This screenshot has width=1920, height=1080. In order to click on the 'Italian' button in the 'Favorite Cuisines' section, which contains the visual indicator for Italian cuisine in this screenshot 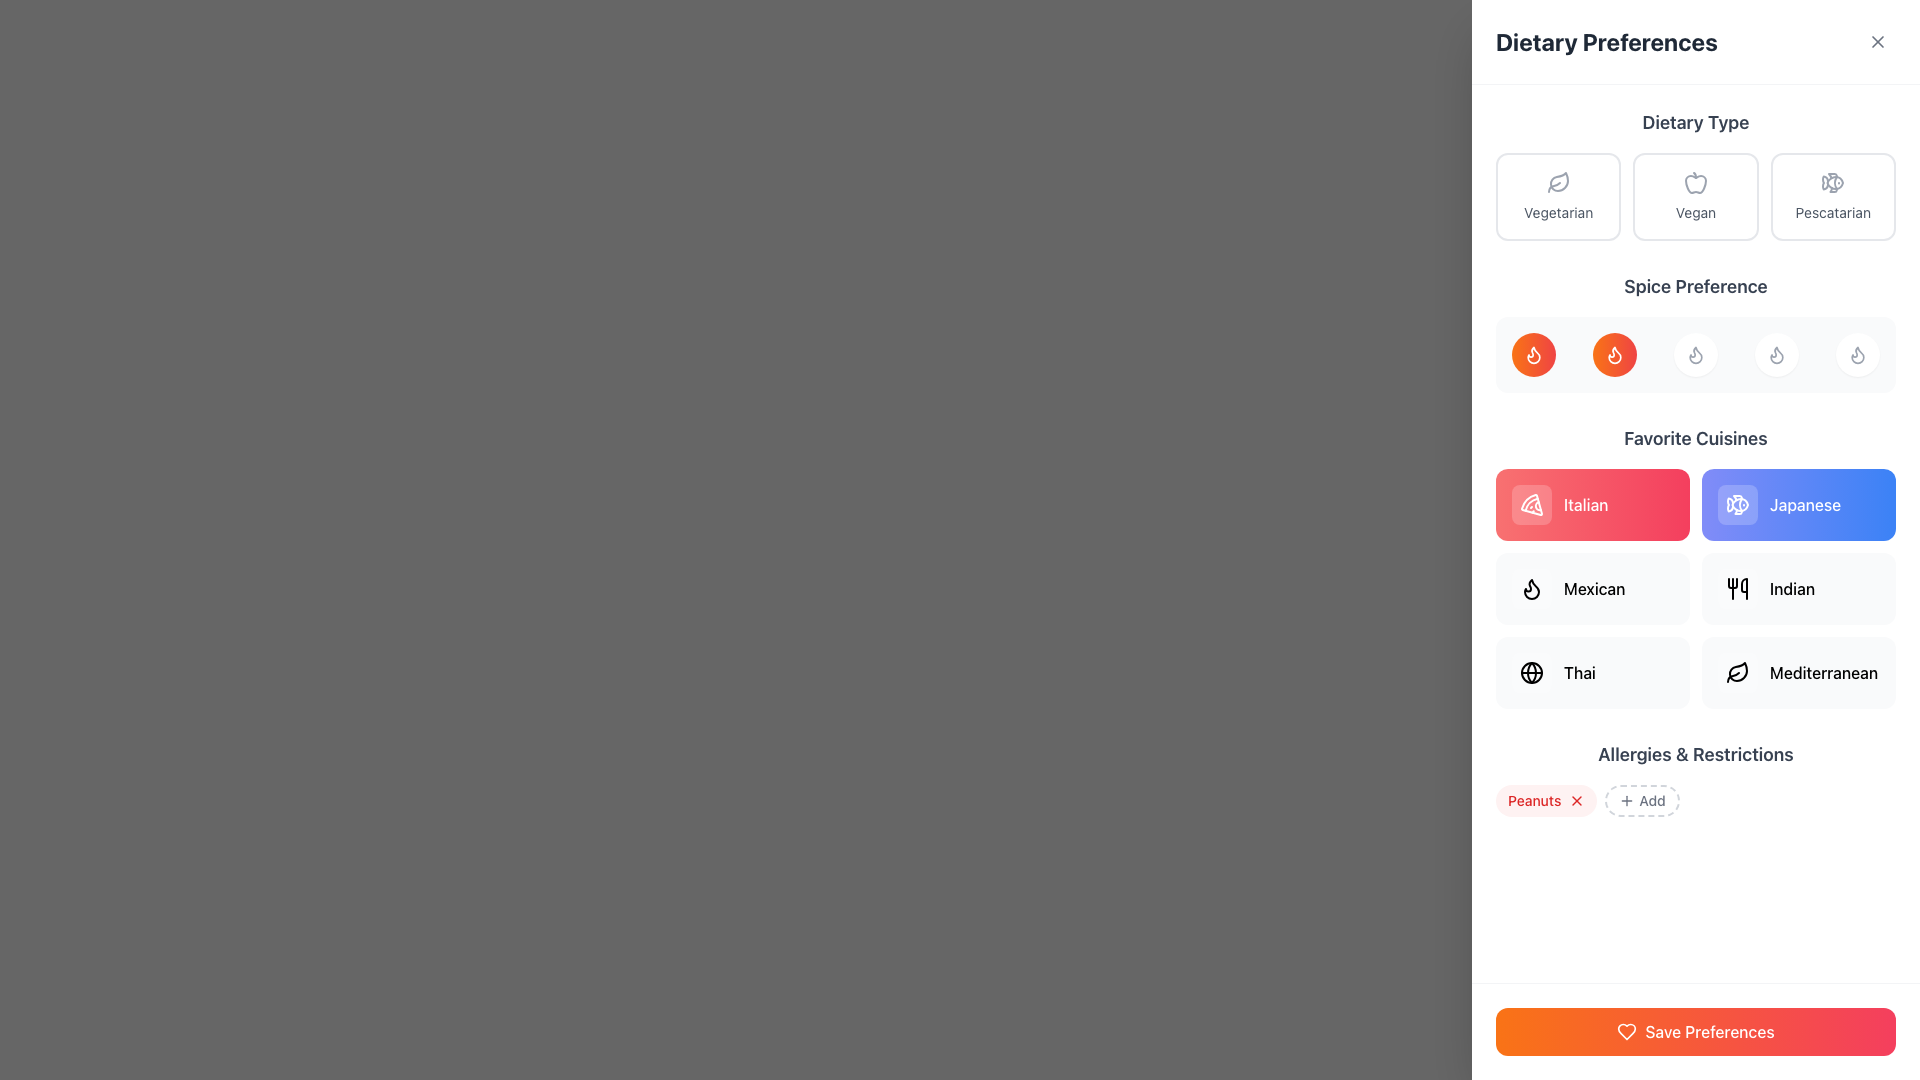, I will do `click(1530, 504)`.